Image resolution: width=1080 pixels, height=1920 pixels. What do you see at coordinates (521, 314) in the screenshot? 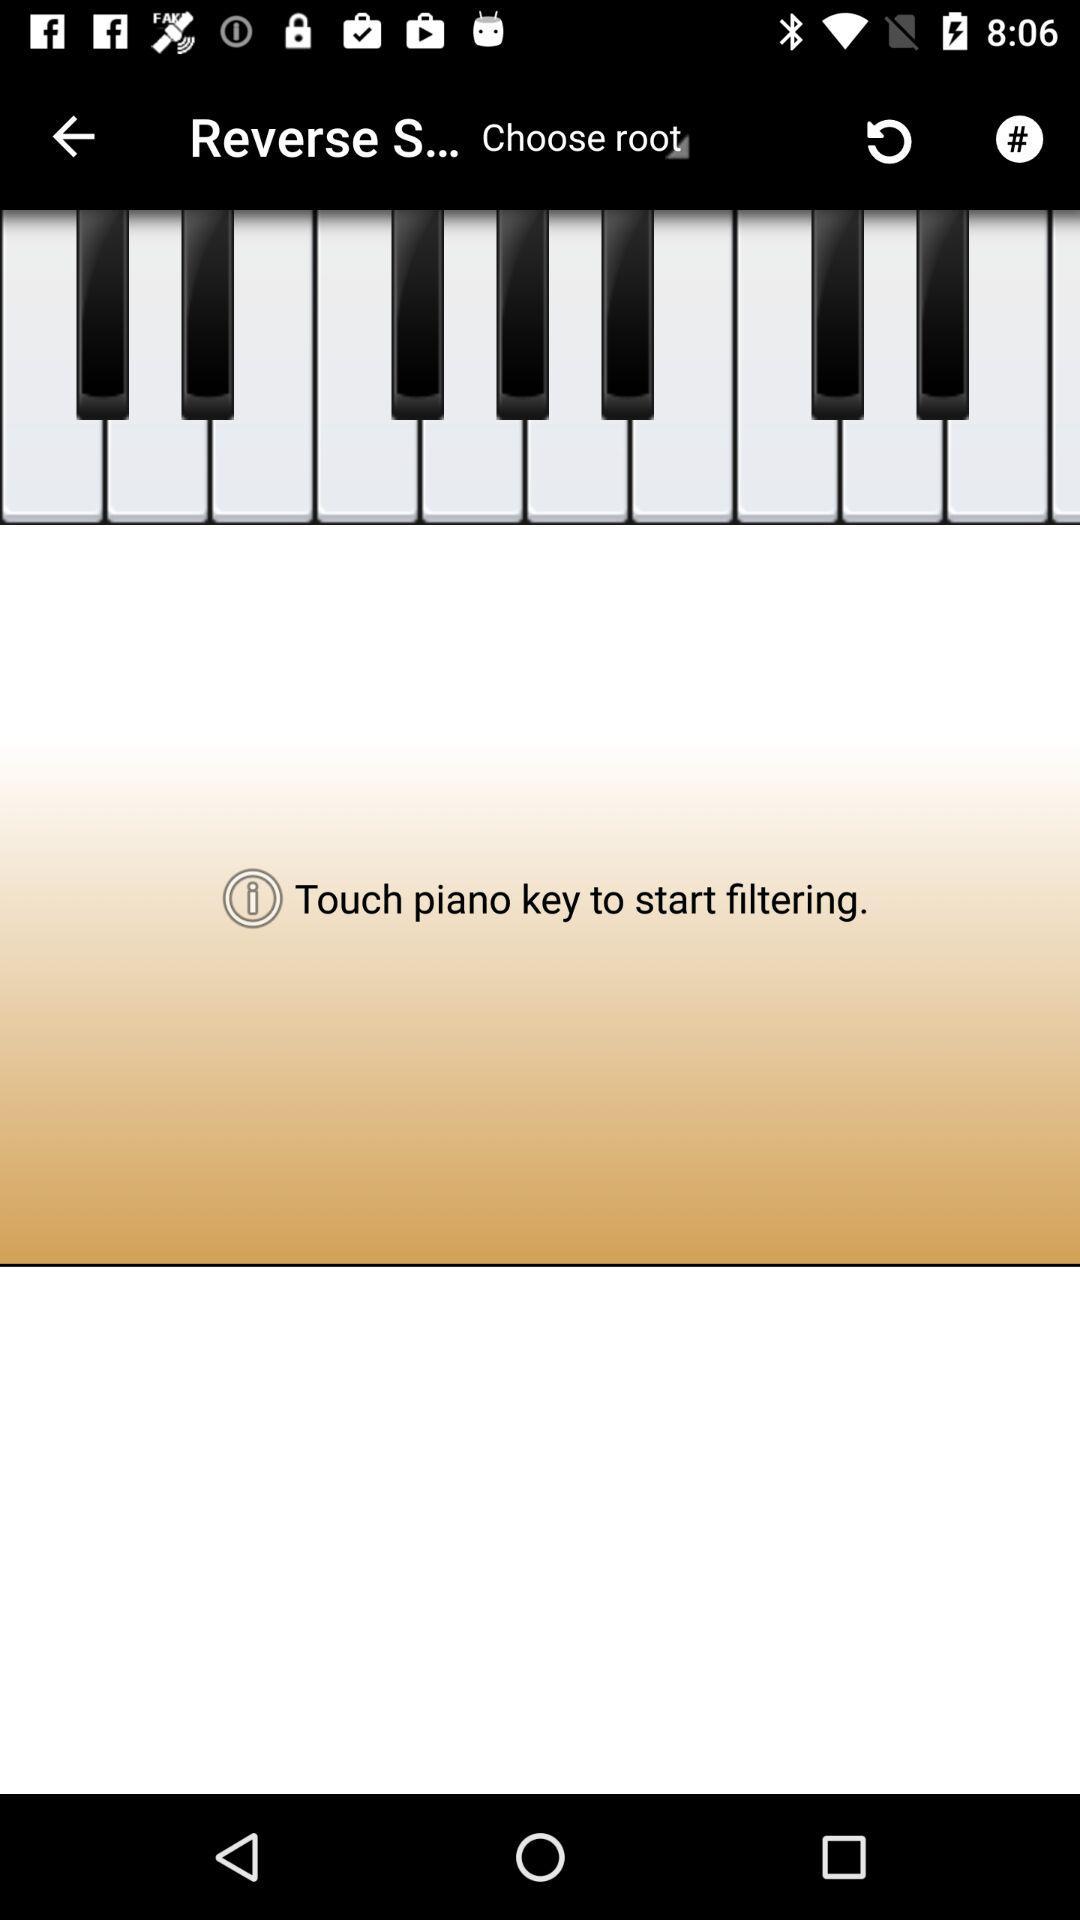
I see `piano key` at bounding box center [521, 314].